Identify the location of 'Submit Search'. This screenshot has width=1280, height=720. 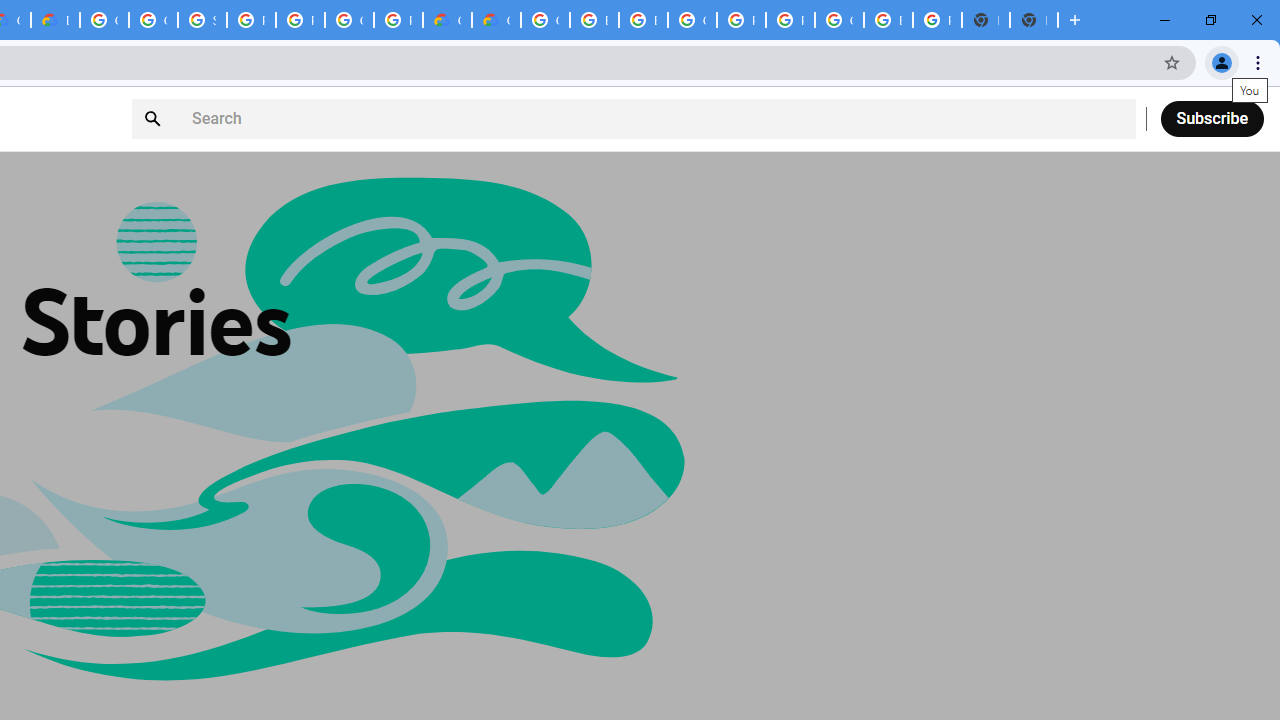
(154, 119).